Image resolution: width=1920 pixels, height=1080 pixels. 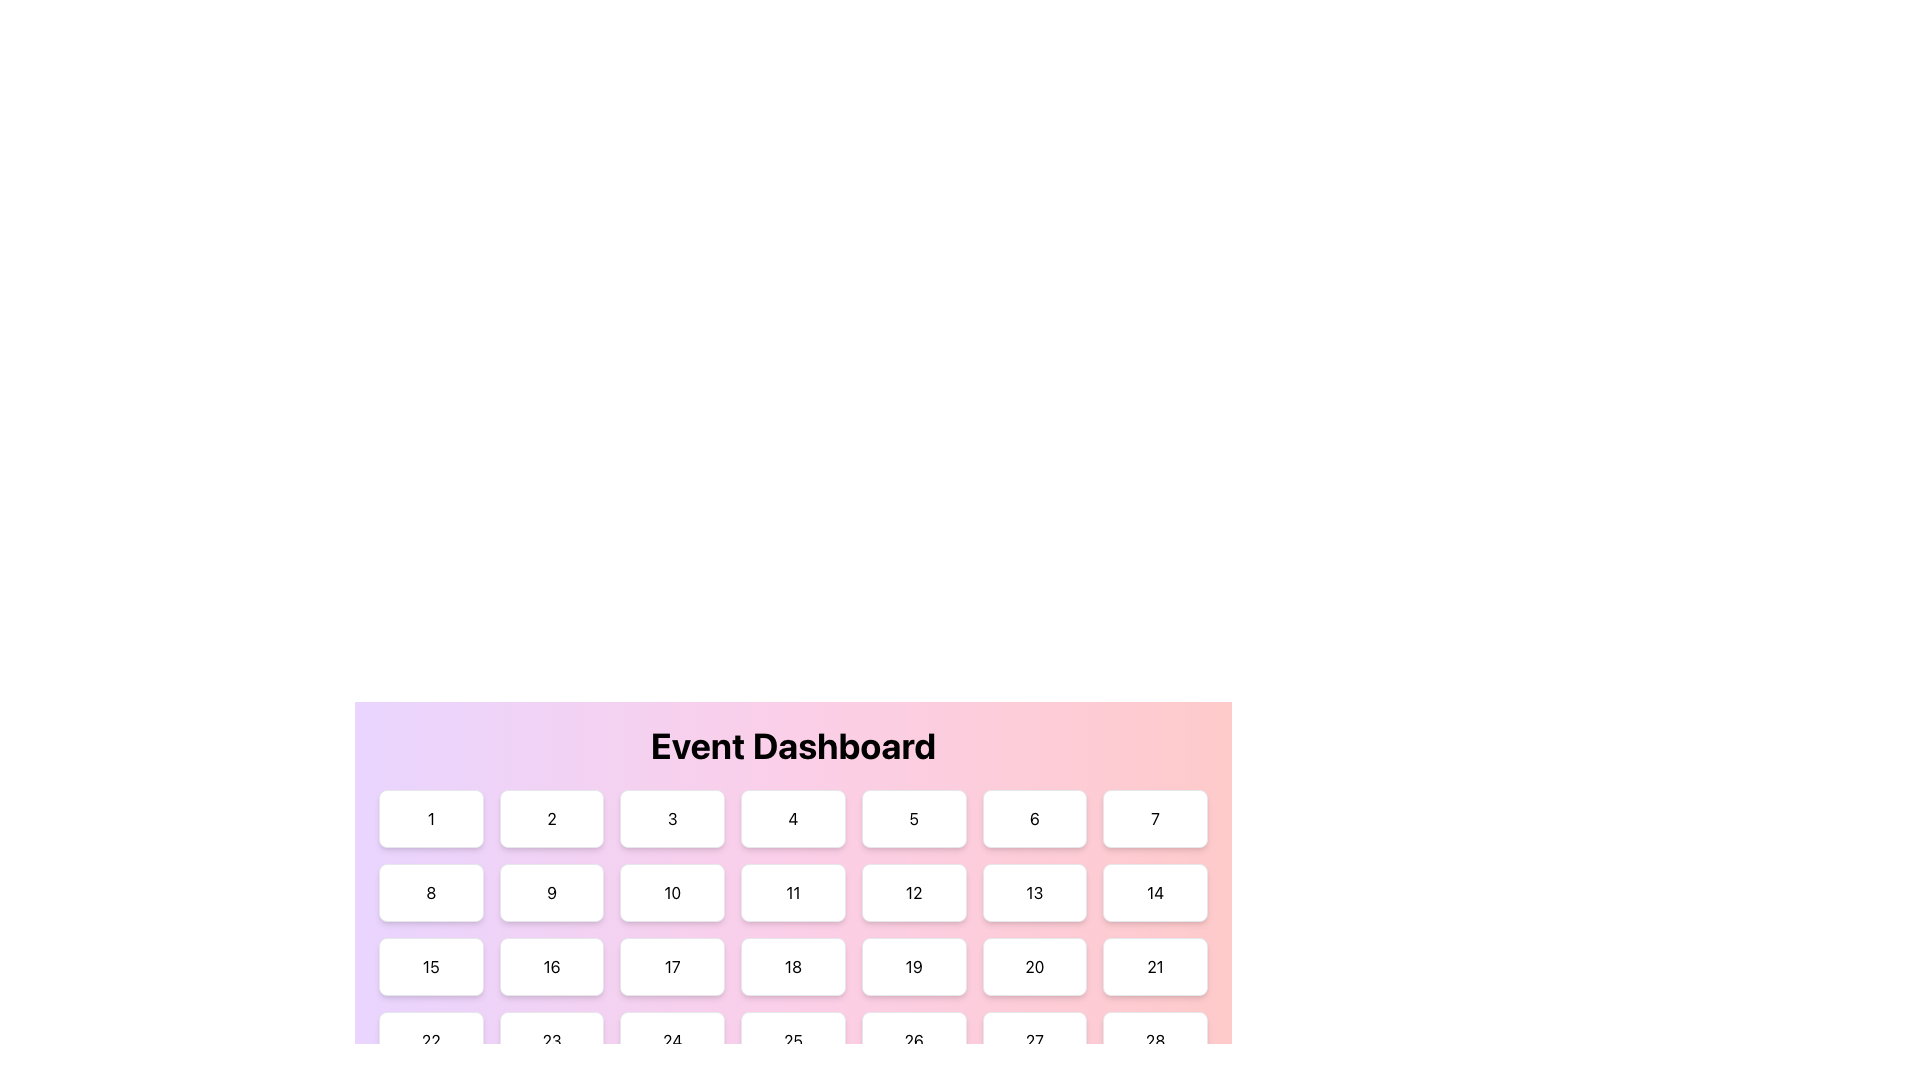 What do you see at coordinates (552, 966) in the screenshot?
I see `the 16th button in the grid layout, which is positioned in the 3rd row and 2nd column` at bounding box center [552, 966].